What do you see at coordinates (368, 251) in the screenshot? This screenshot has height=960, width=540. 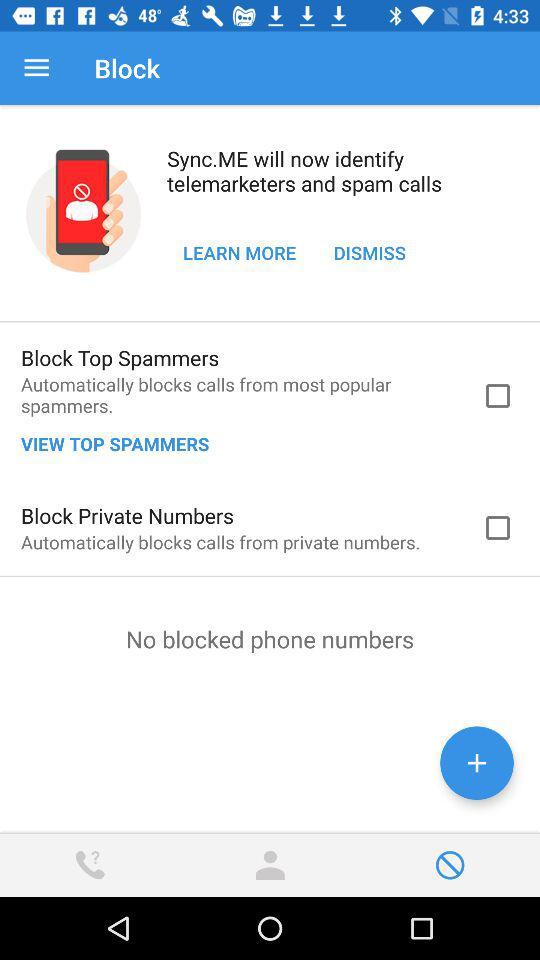 I see `item at the top right corner` at bounding box center [368, 251].